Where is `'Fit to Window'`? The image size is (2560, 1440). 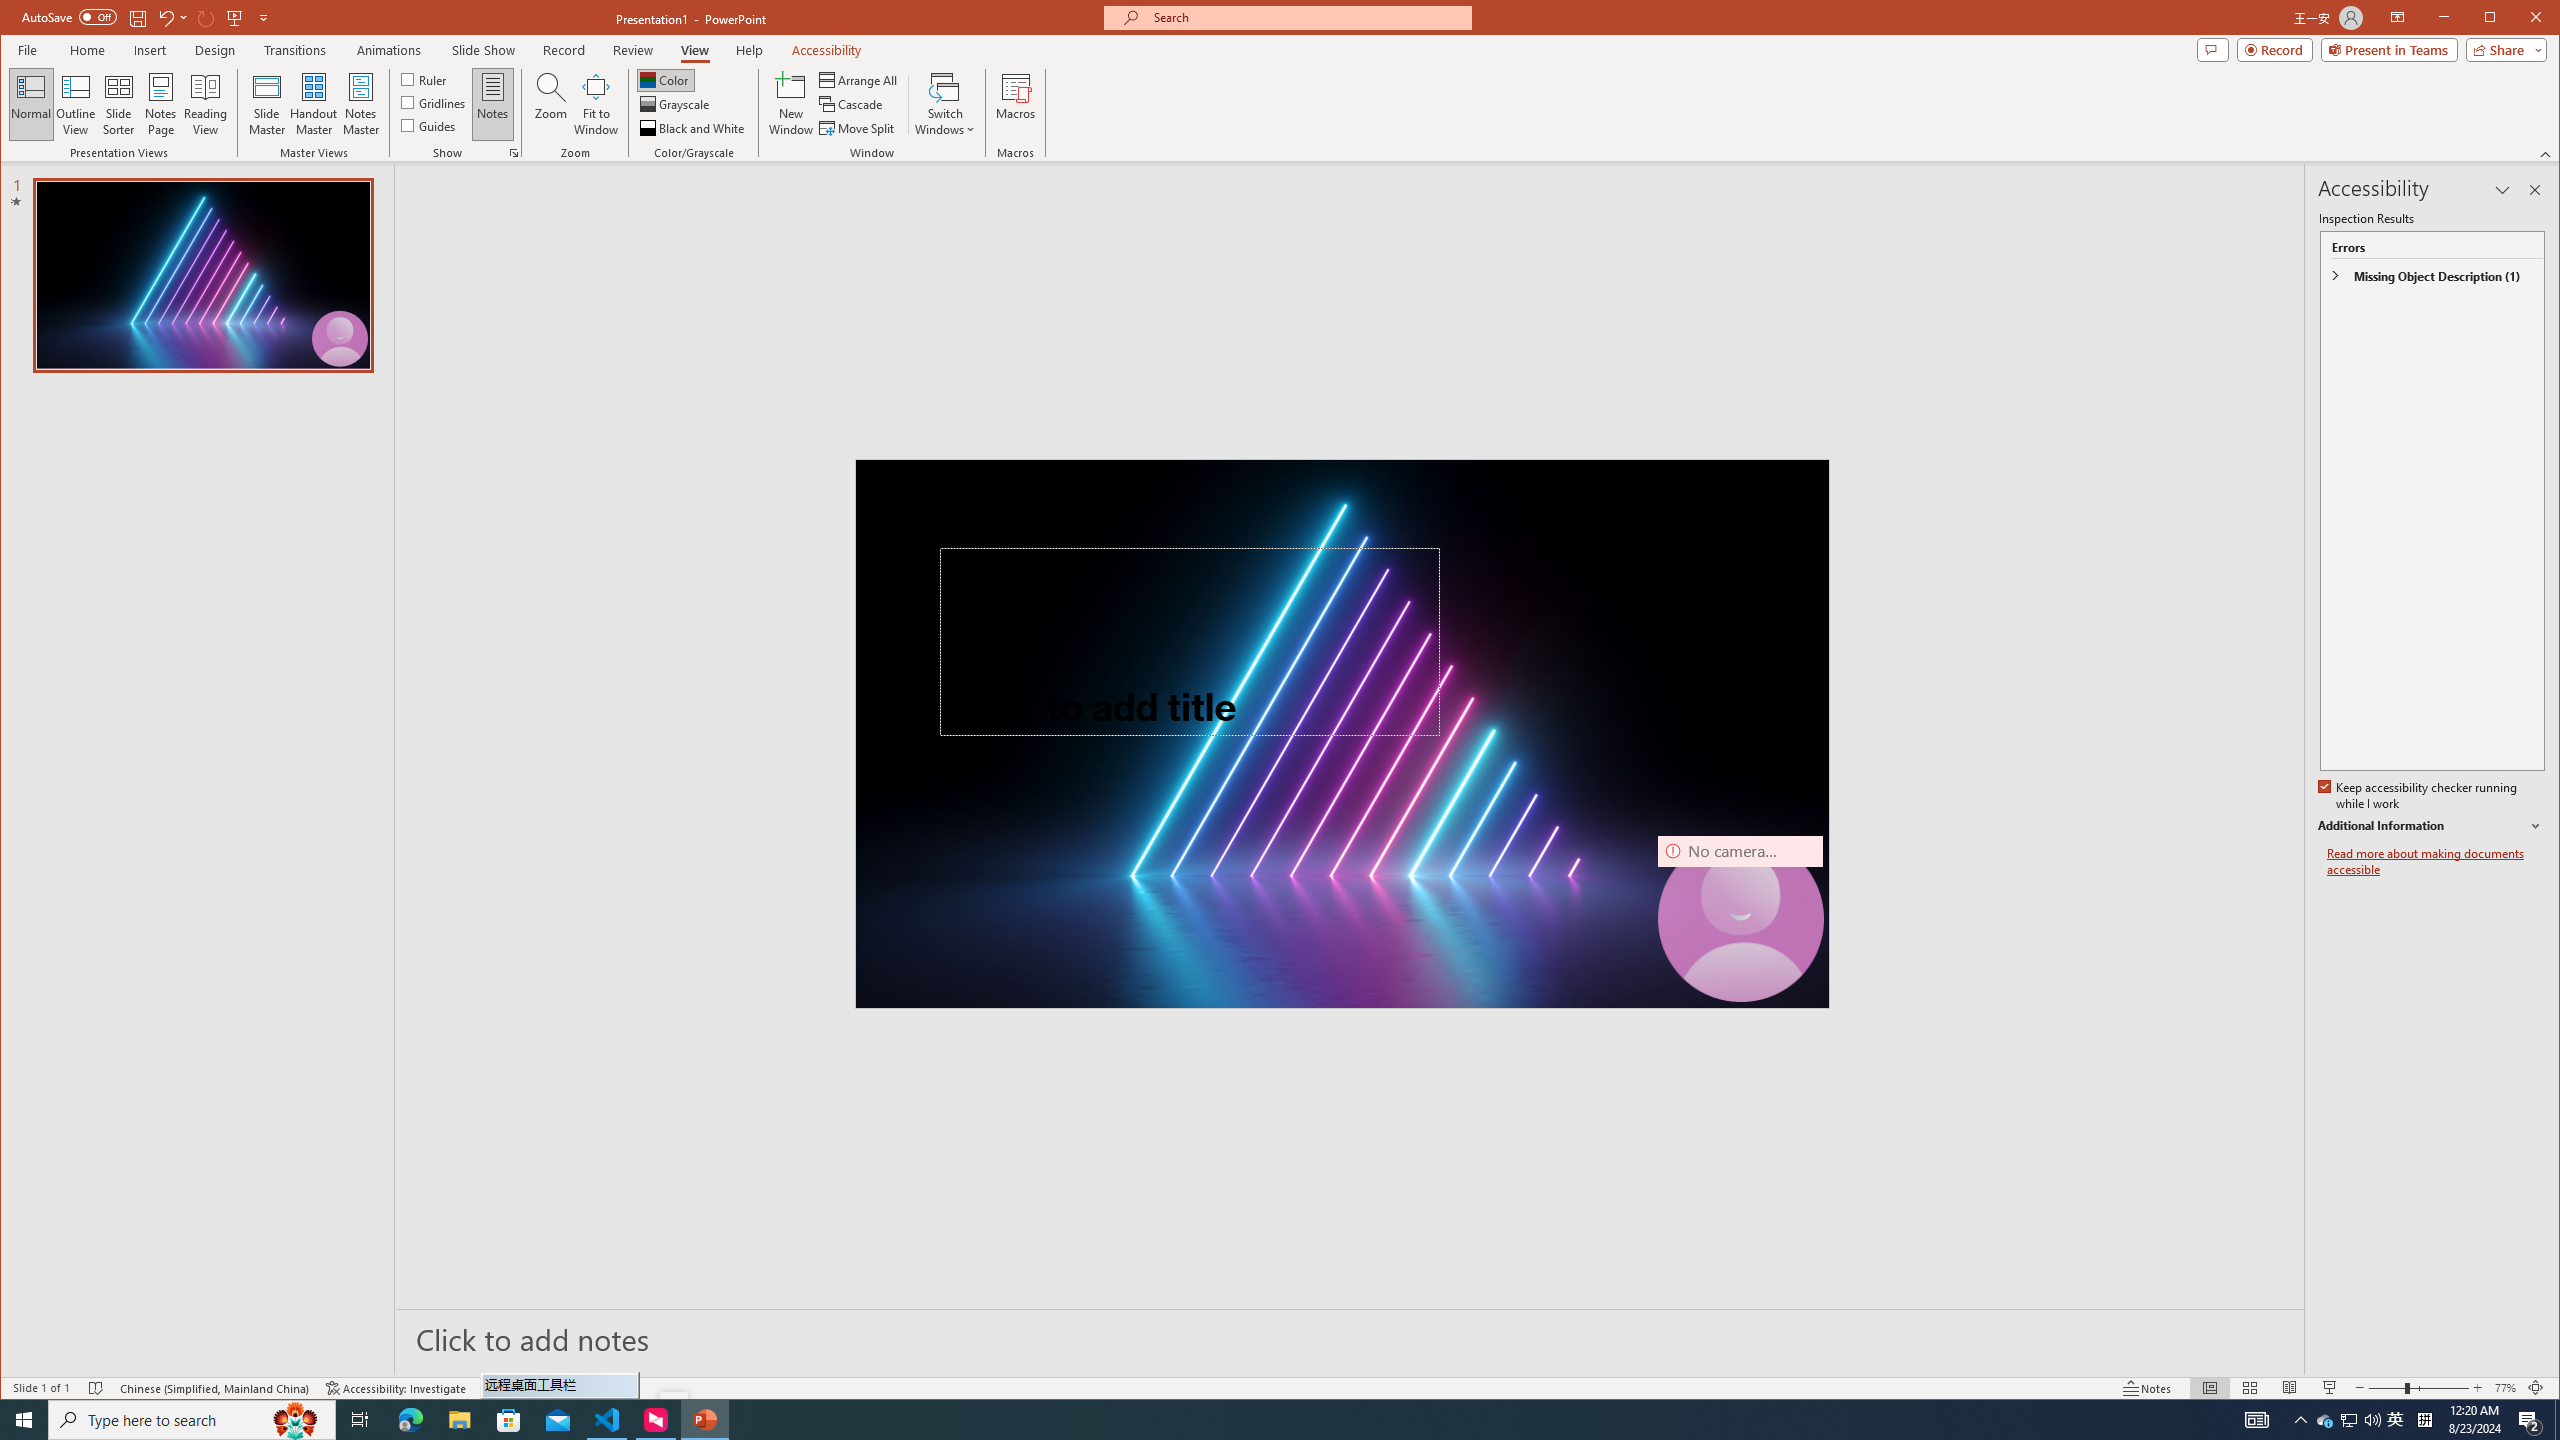
'Fit to Window' is located at coordinates (595, 103).